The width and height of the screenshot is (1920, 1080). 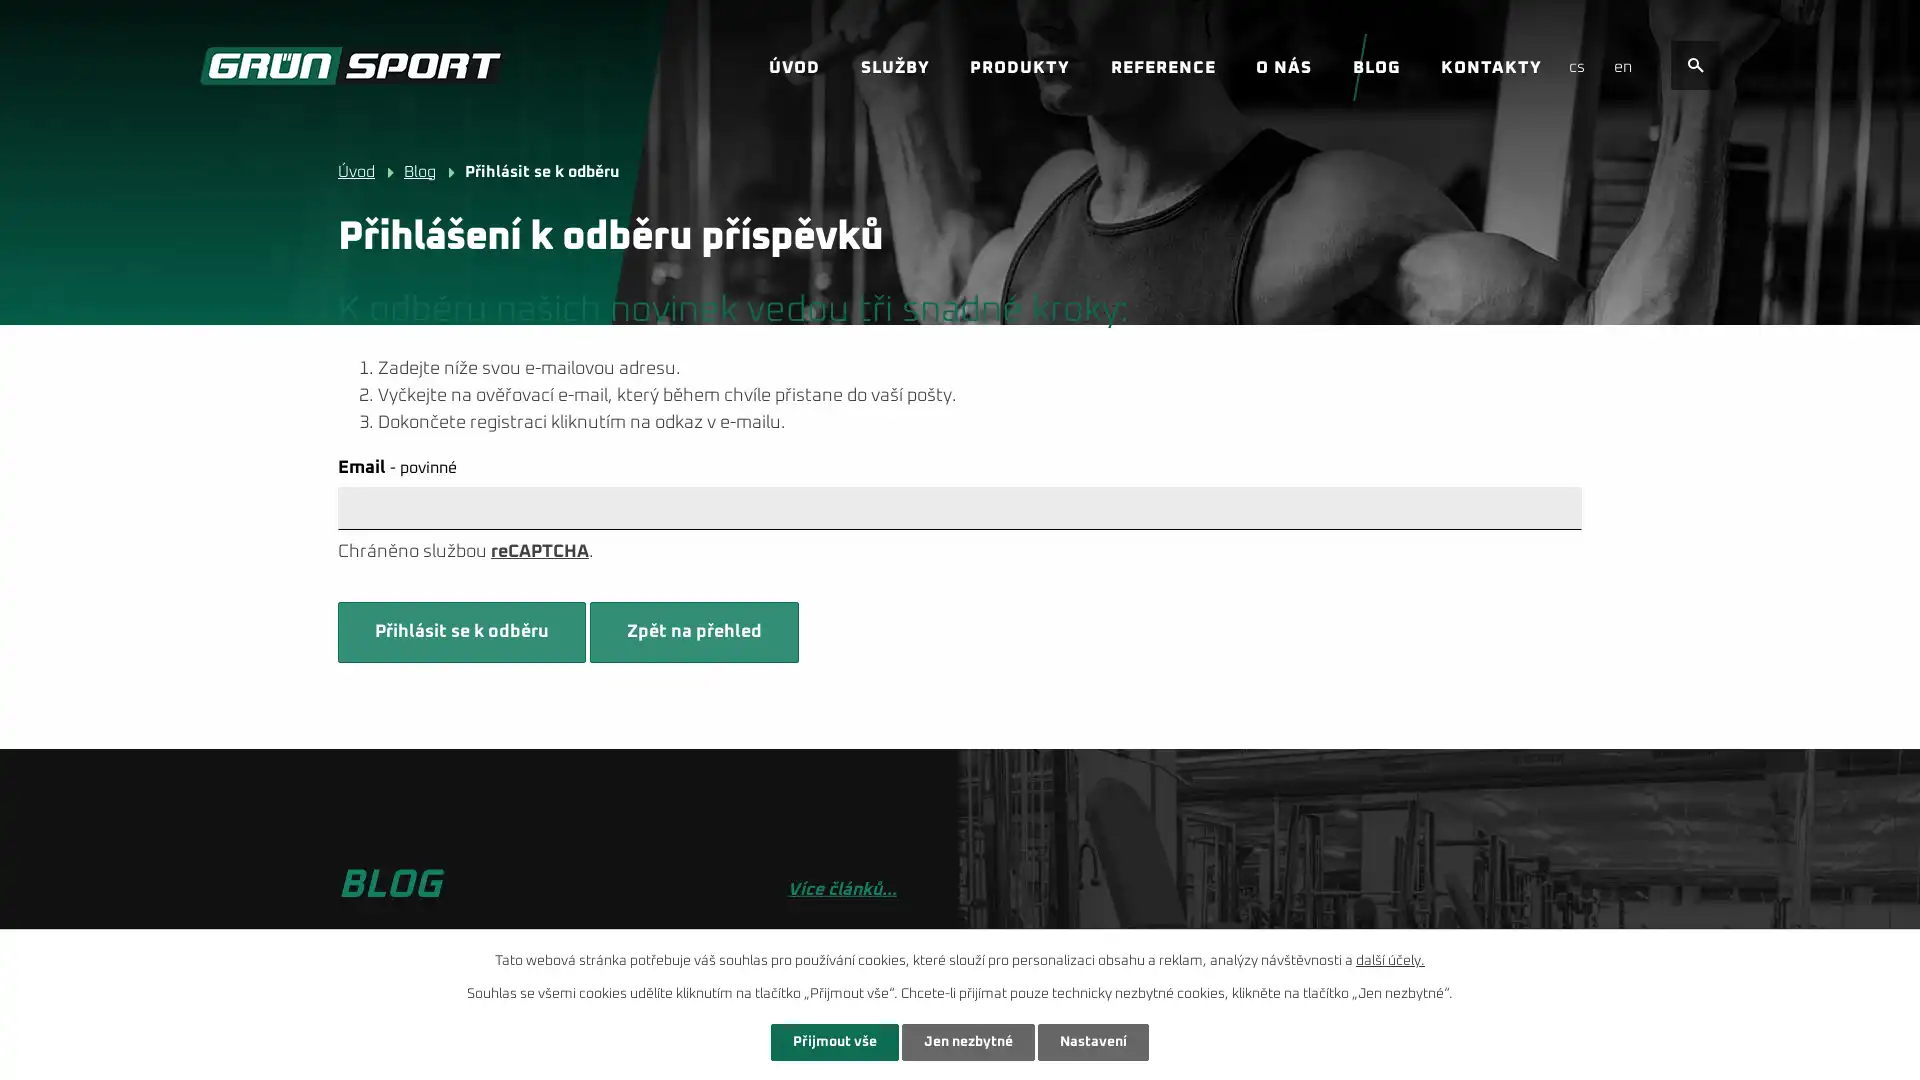 I want to click on Prihlasit se k odberu, so click(x=460, y=632).